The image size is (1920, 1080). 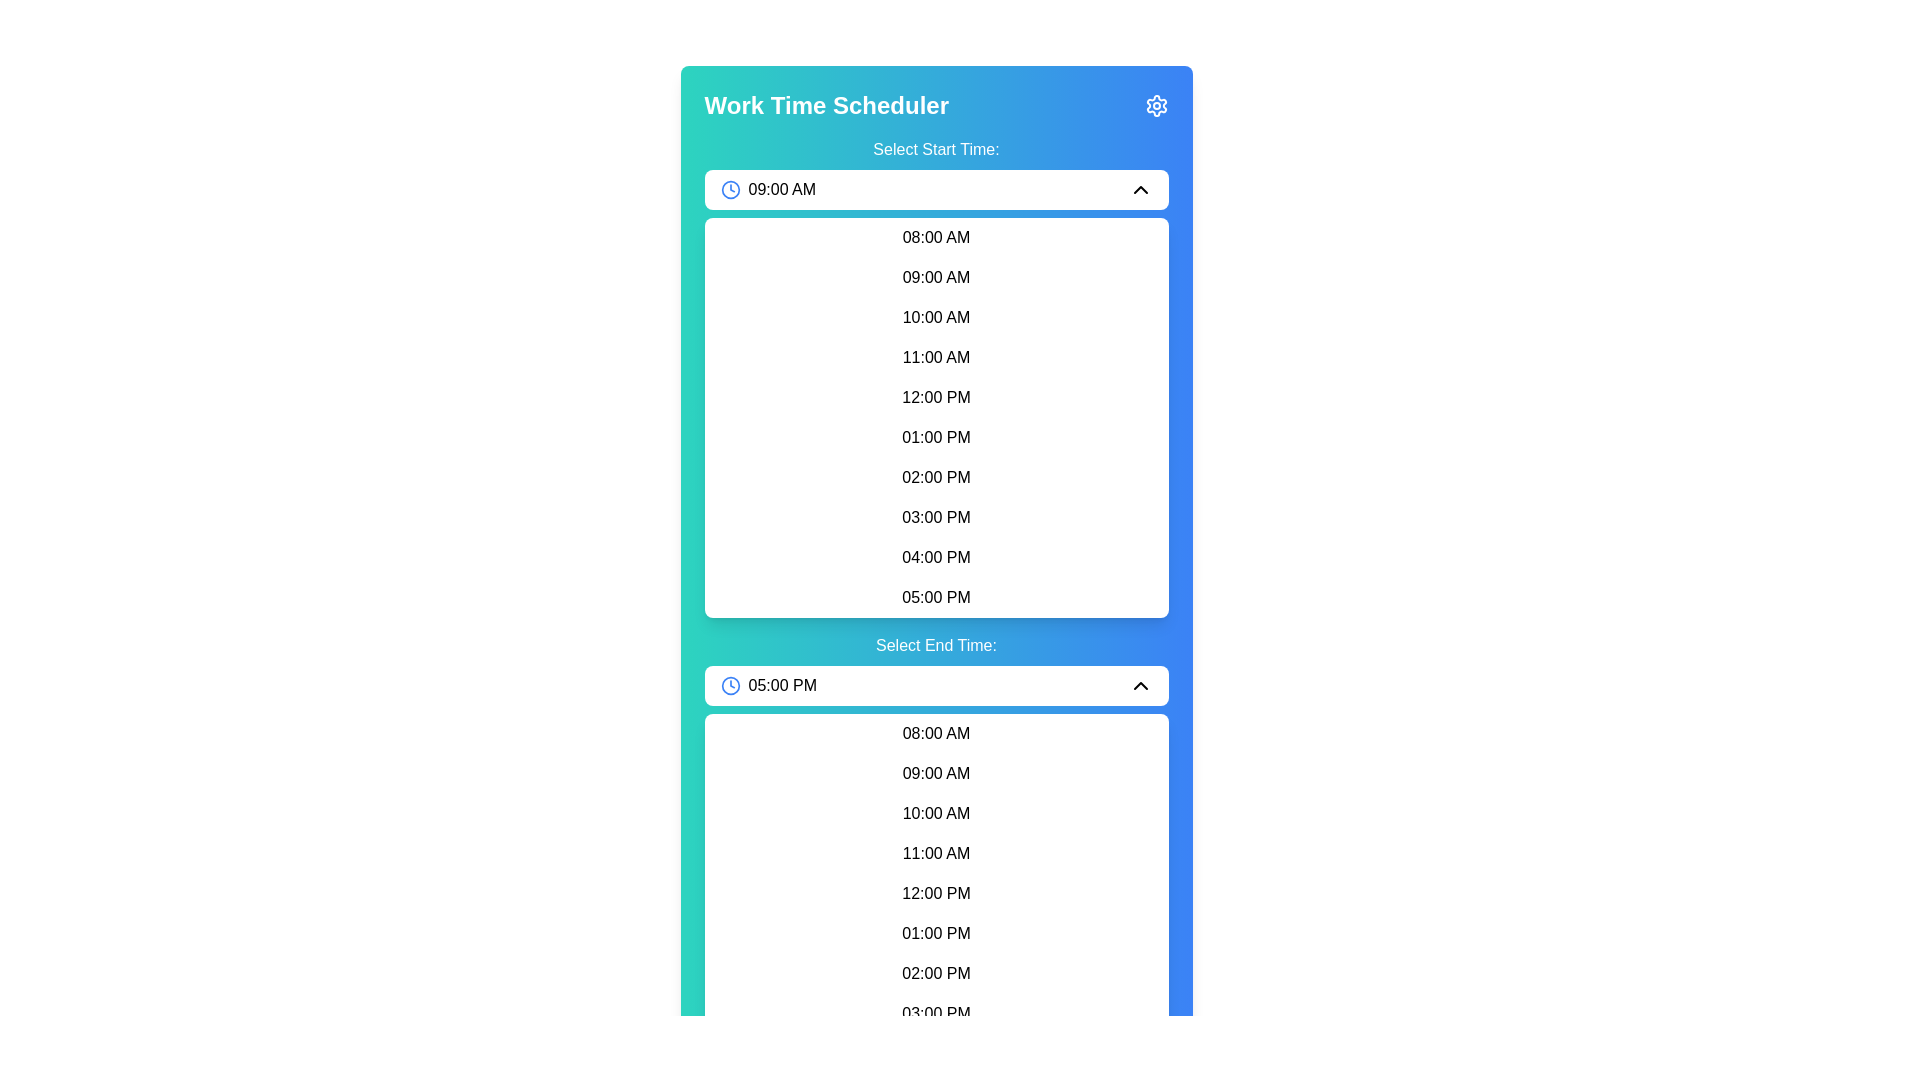 I want to click on the '09:00 AM' time option in the dropdown menu, so click(x=935, y=773).